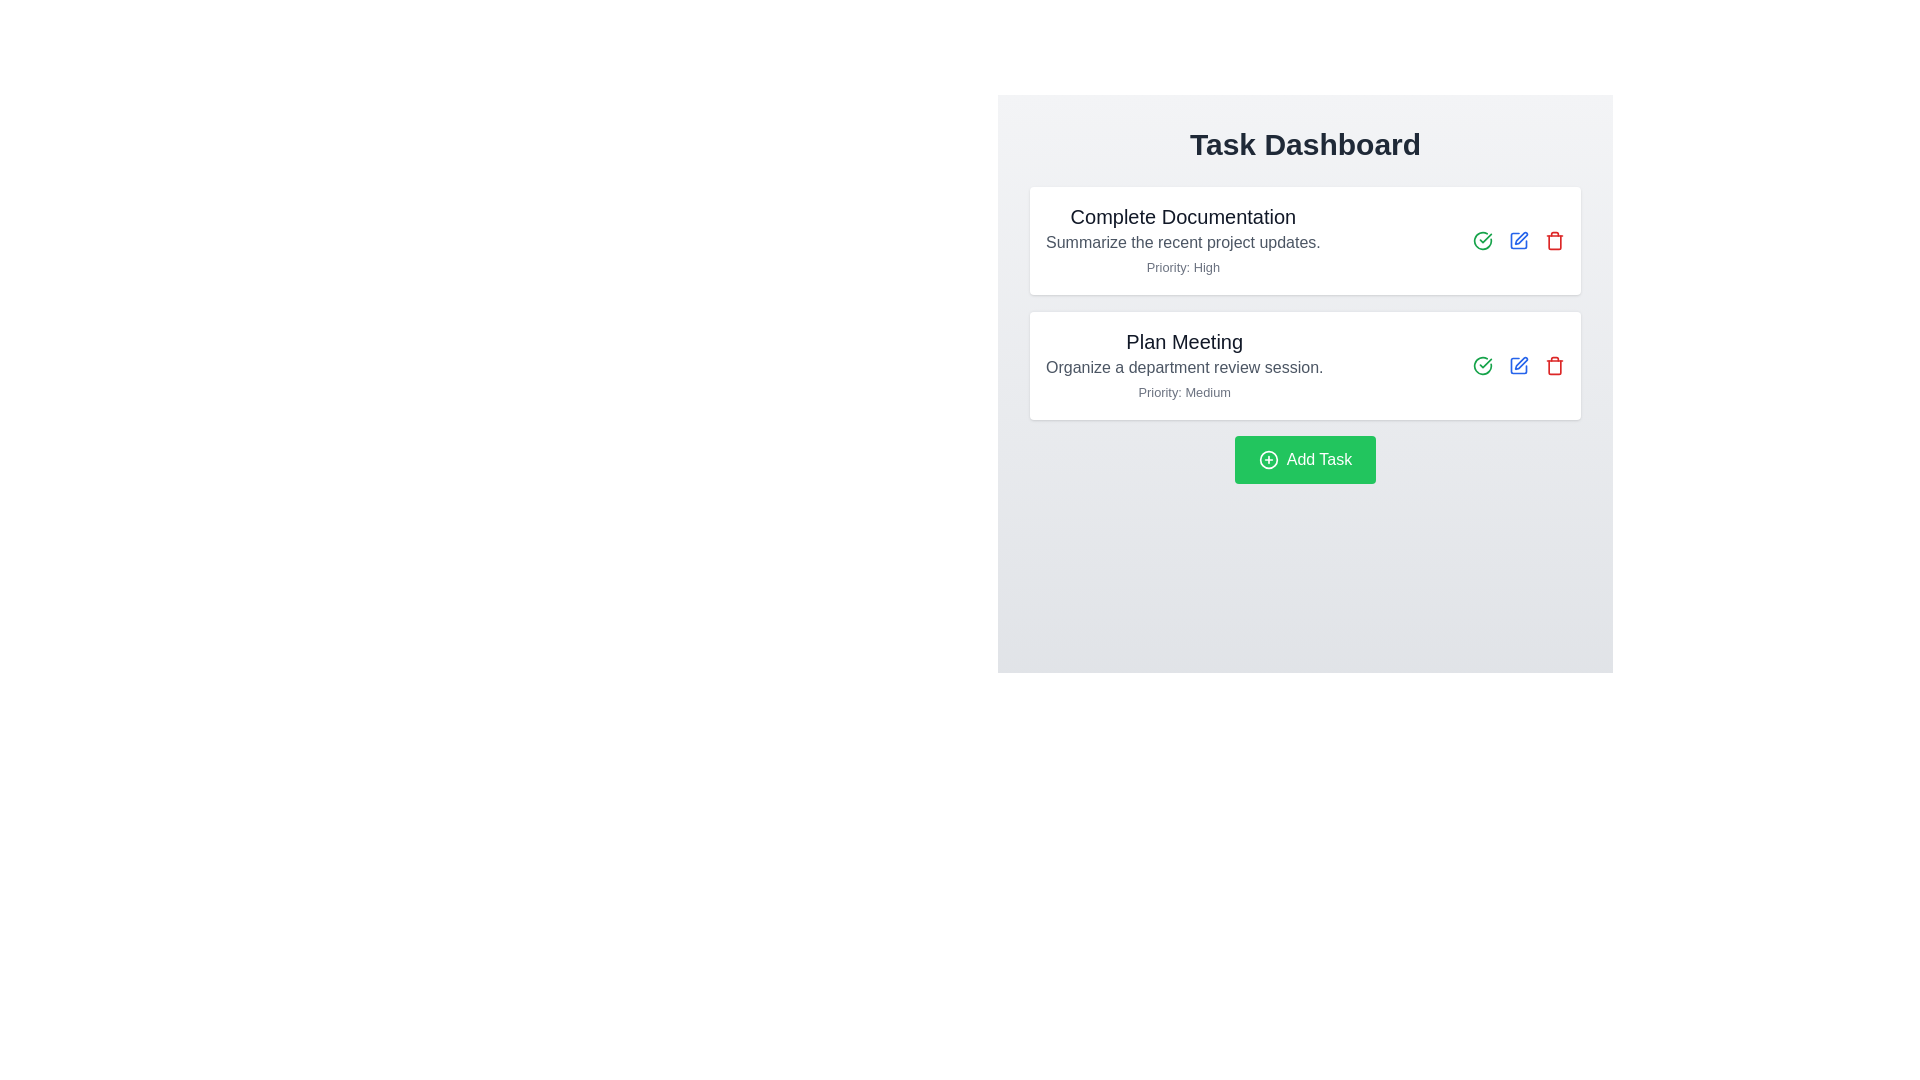  Describe the element at coordinates (1520, 237) in the screenshot. I see `the middle icon button located to the right of the task description interface` at that location.